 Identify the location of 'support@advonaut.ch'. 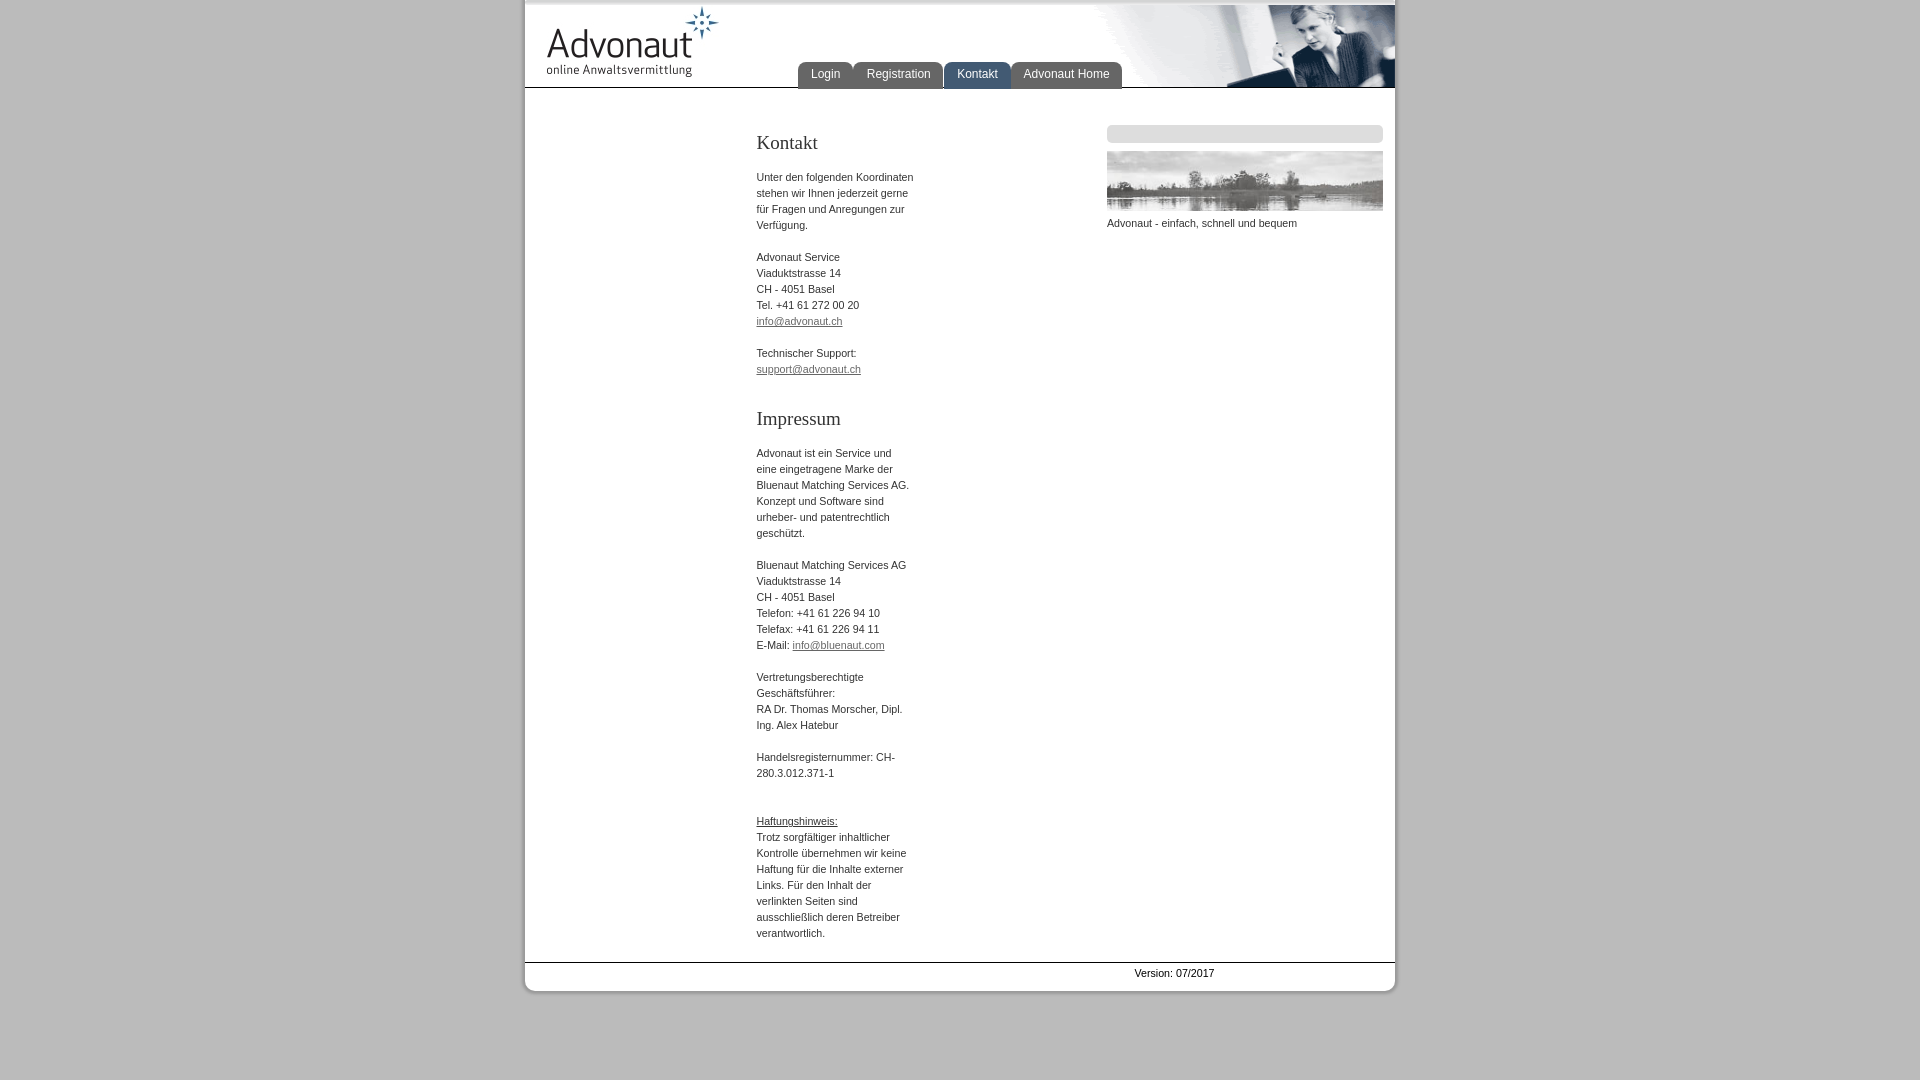
(807, 369).